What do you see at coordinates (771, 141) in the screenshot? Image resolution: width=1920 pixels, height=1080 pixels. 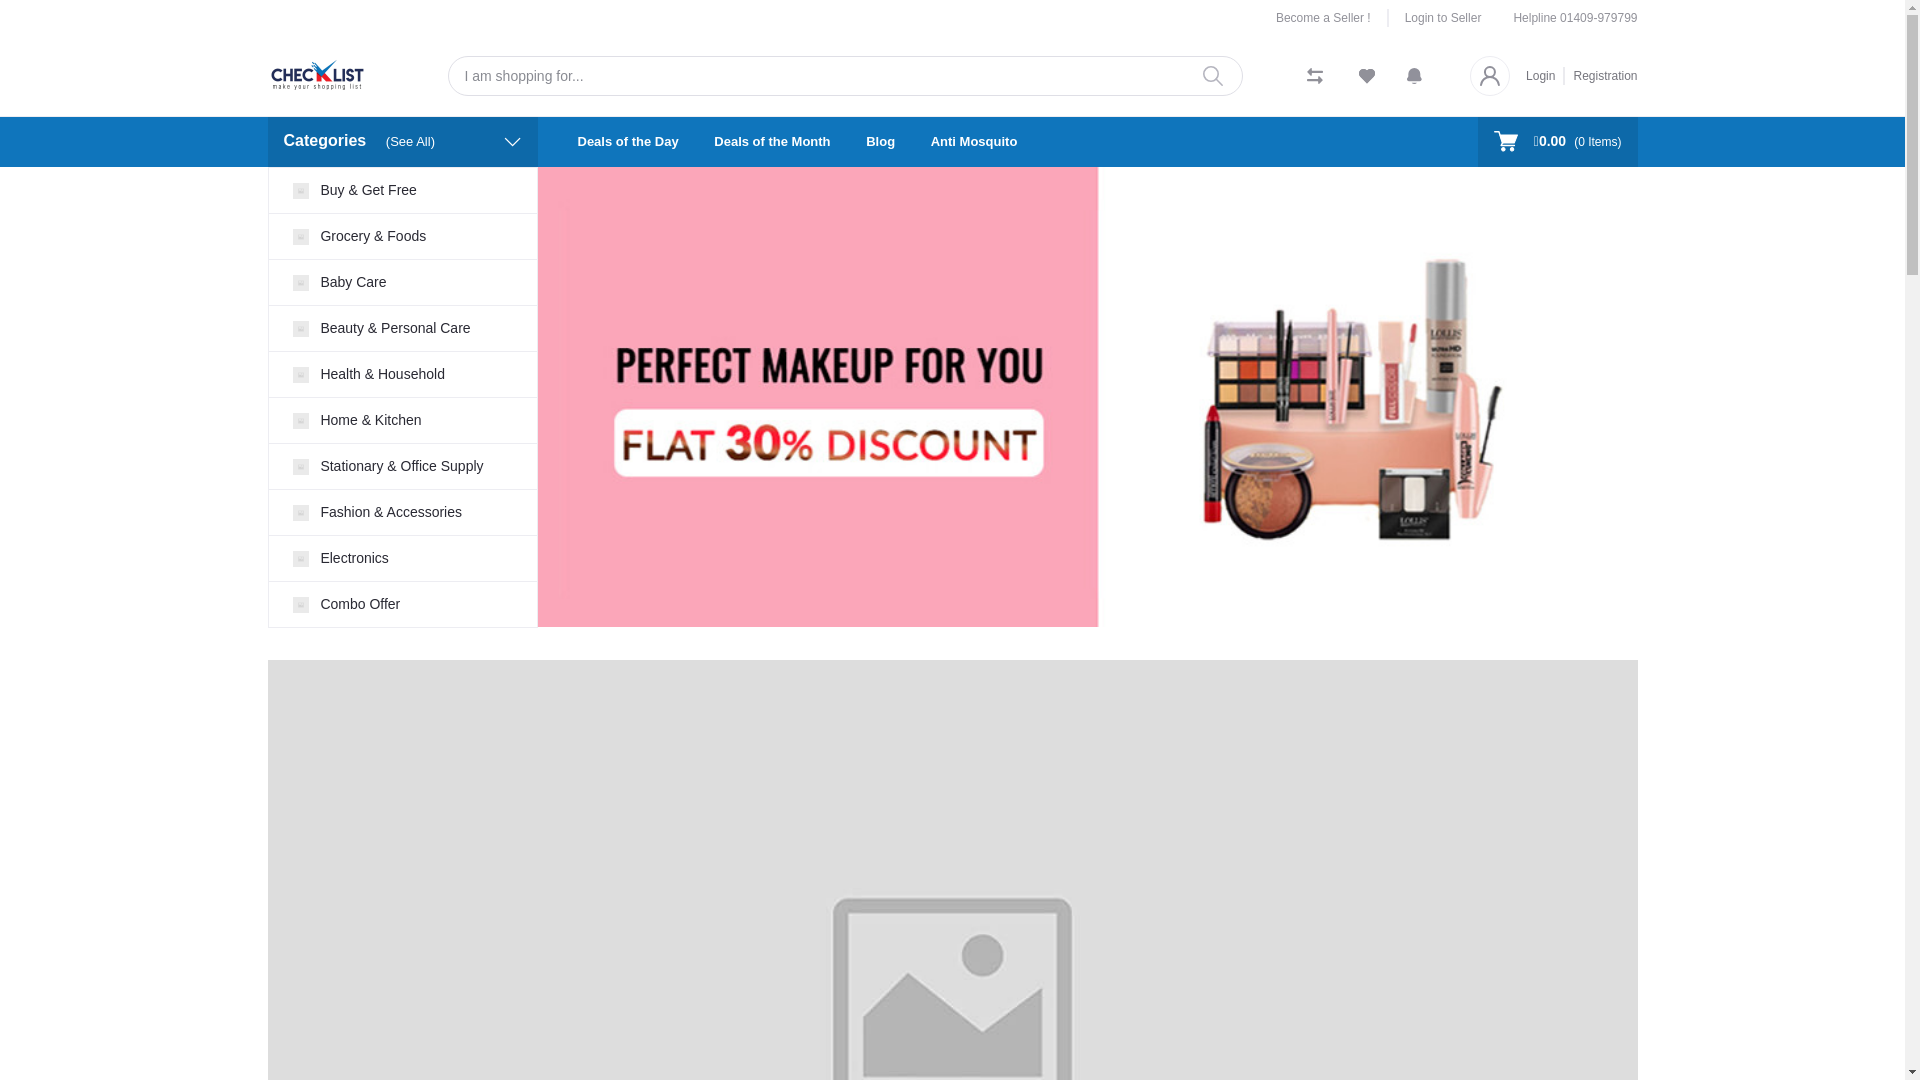 I see `'Deals of the Month'` at bounding box center [771, 141].